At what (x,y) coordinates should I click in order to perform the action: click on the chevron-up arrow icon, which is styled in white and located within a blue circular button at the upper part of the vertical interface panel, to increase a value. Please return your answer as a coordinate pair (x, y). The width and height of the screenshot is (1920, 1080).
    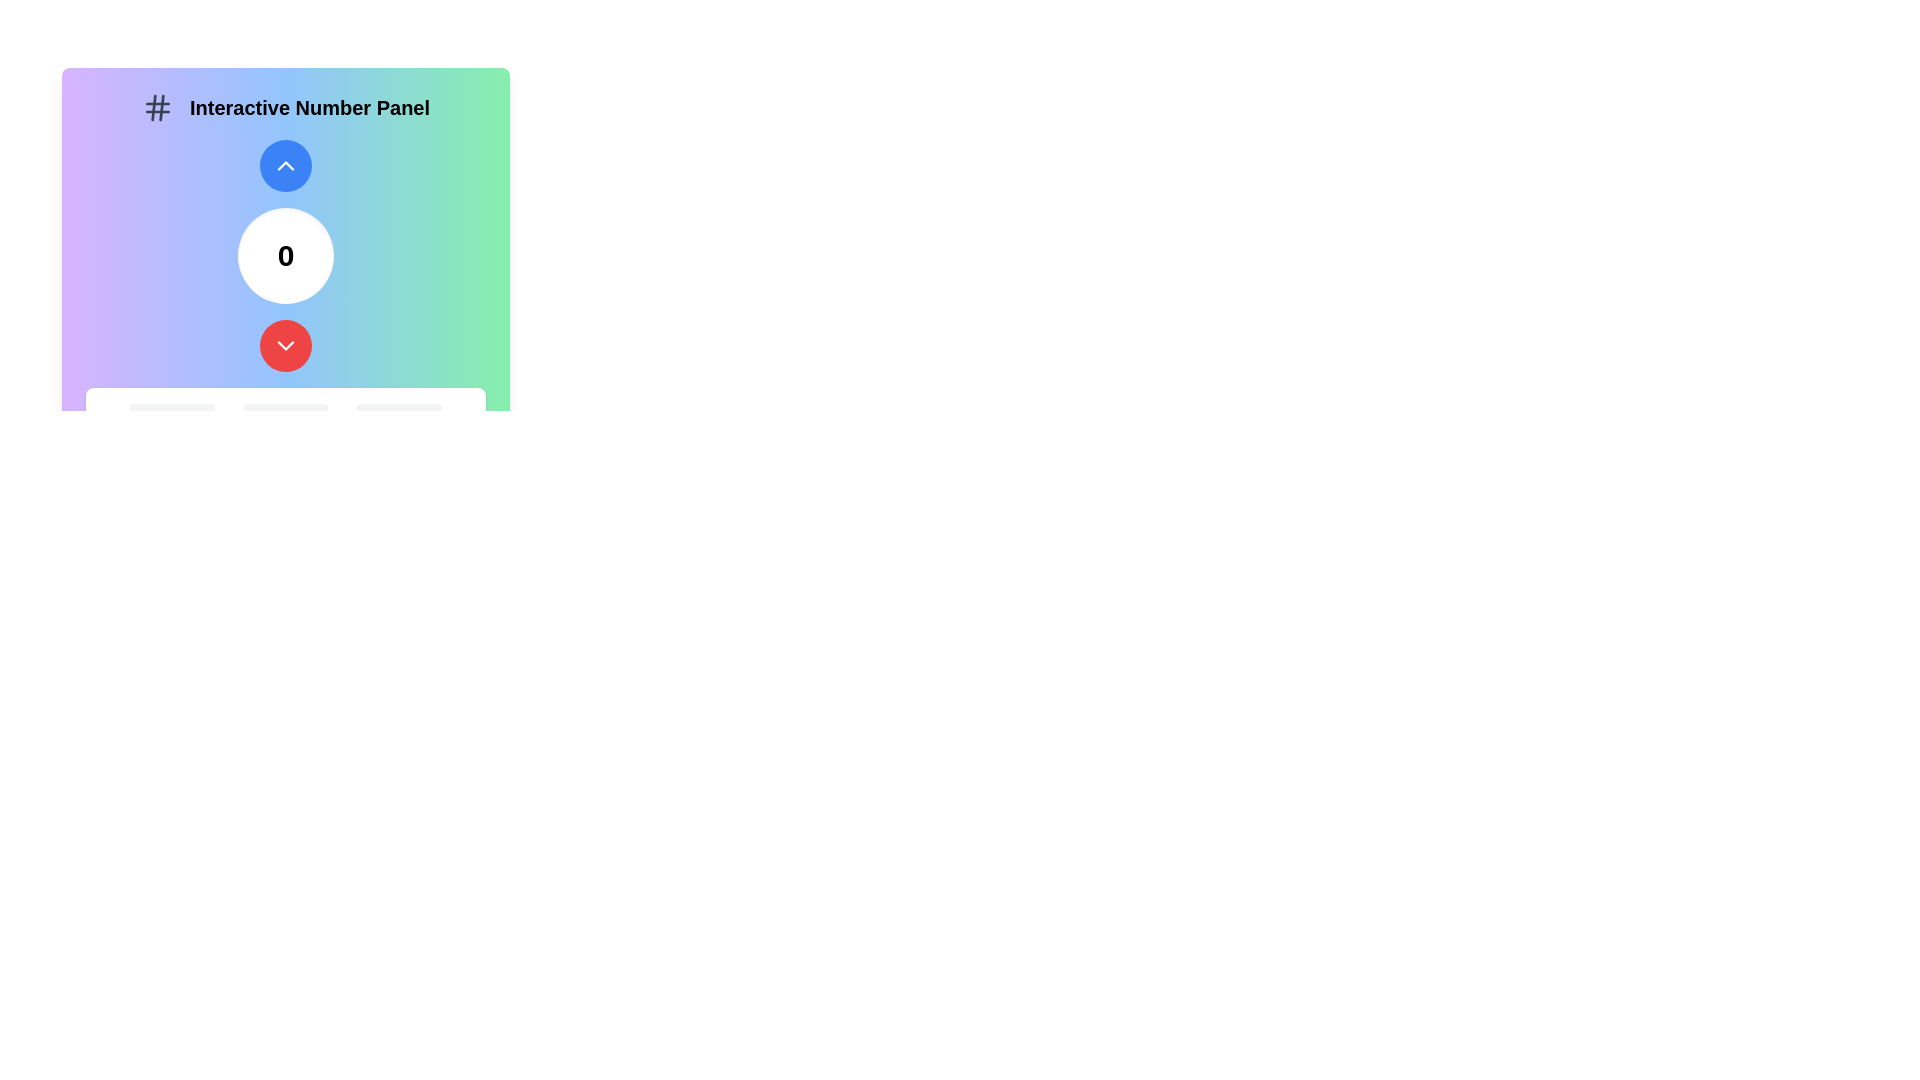
    Looking at the image, I should click on (285, 164).